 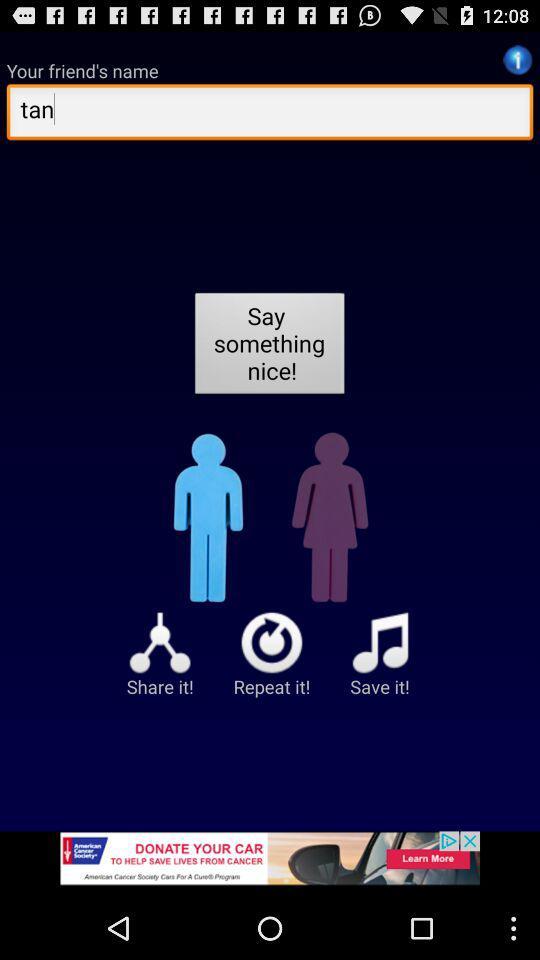 What do you see at coordinates (270, 863) in the screenshot?
I see `the option` at bounding box center [270, 863].